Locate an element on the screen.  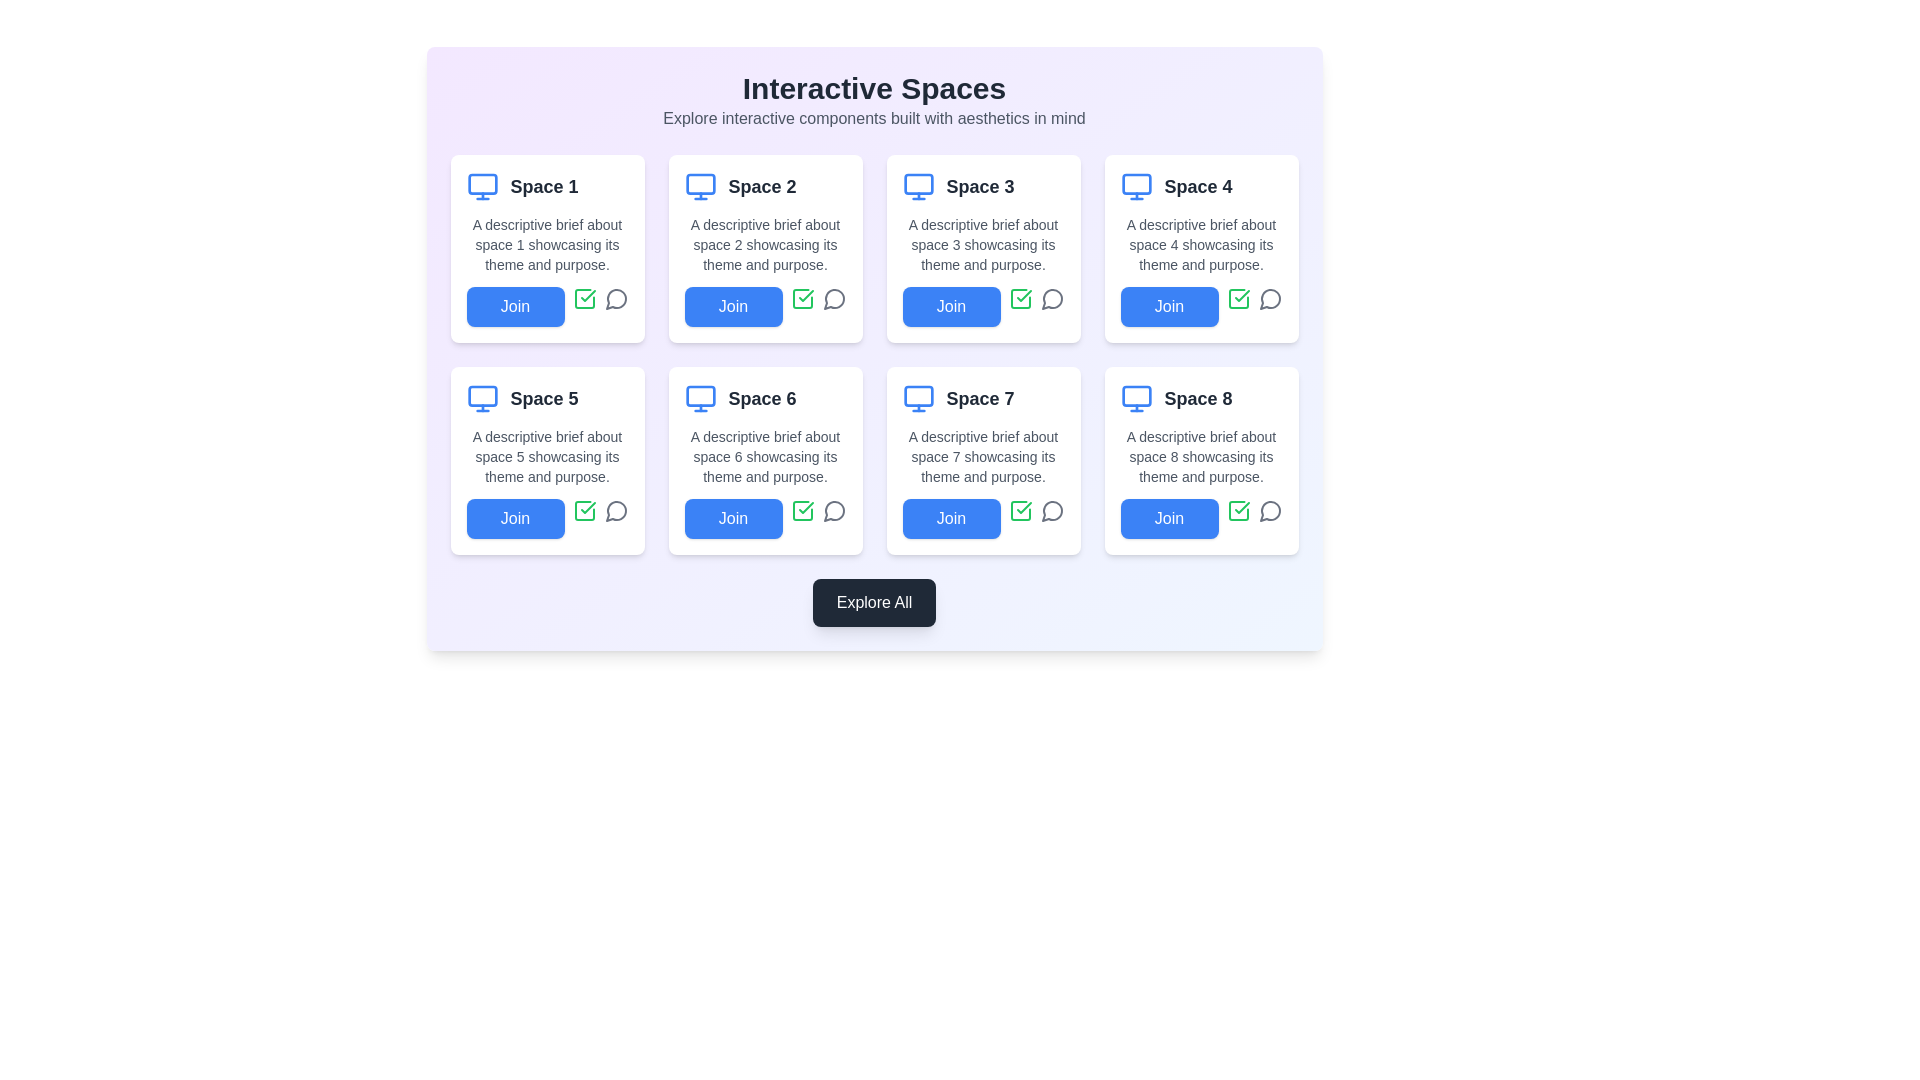
descriptive text from the Interactive Card located at the top-left corner of the grid layout, specifically the first column and first row is located at coordinates (547, 248).